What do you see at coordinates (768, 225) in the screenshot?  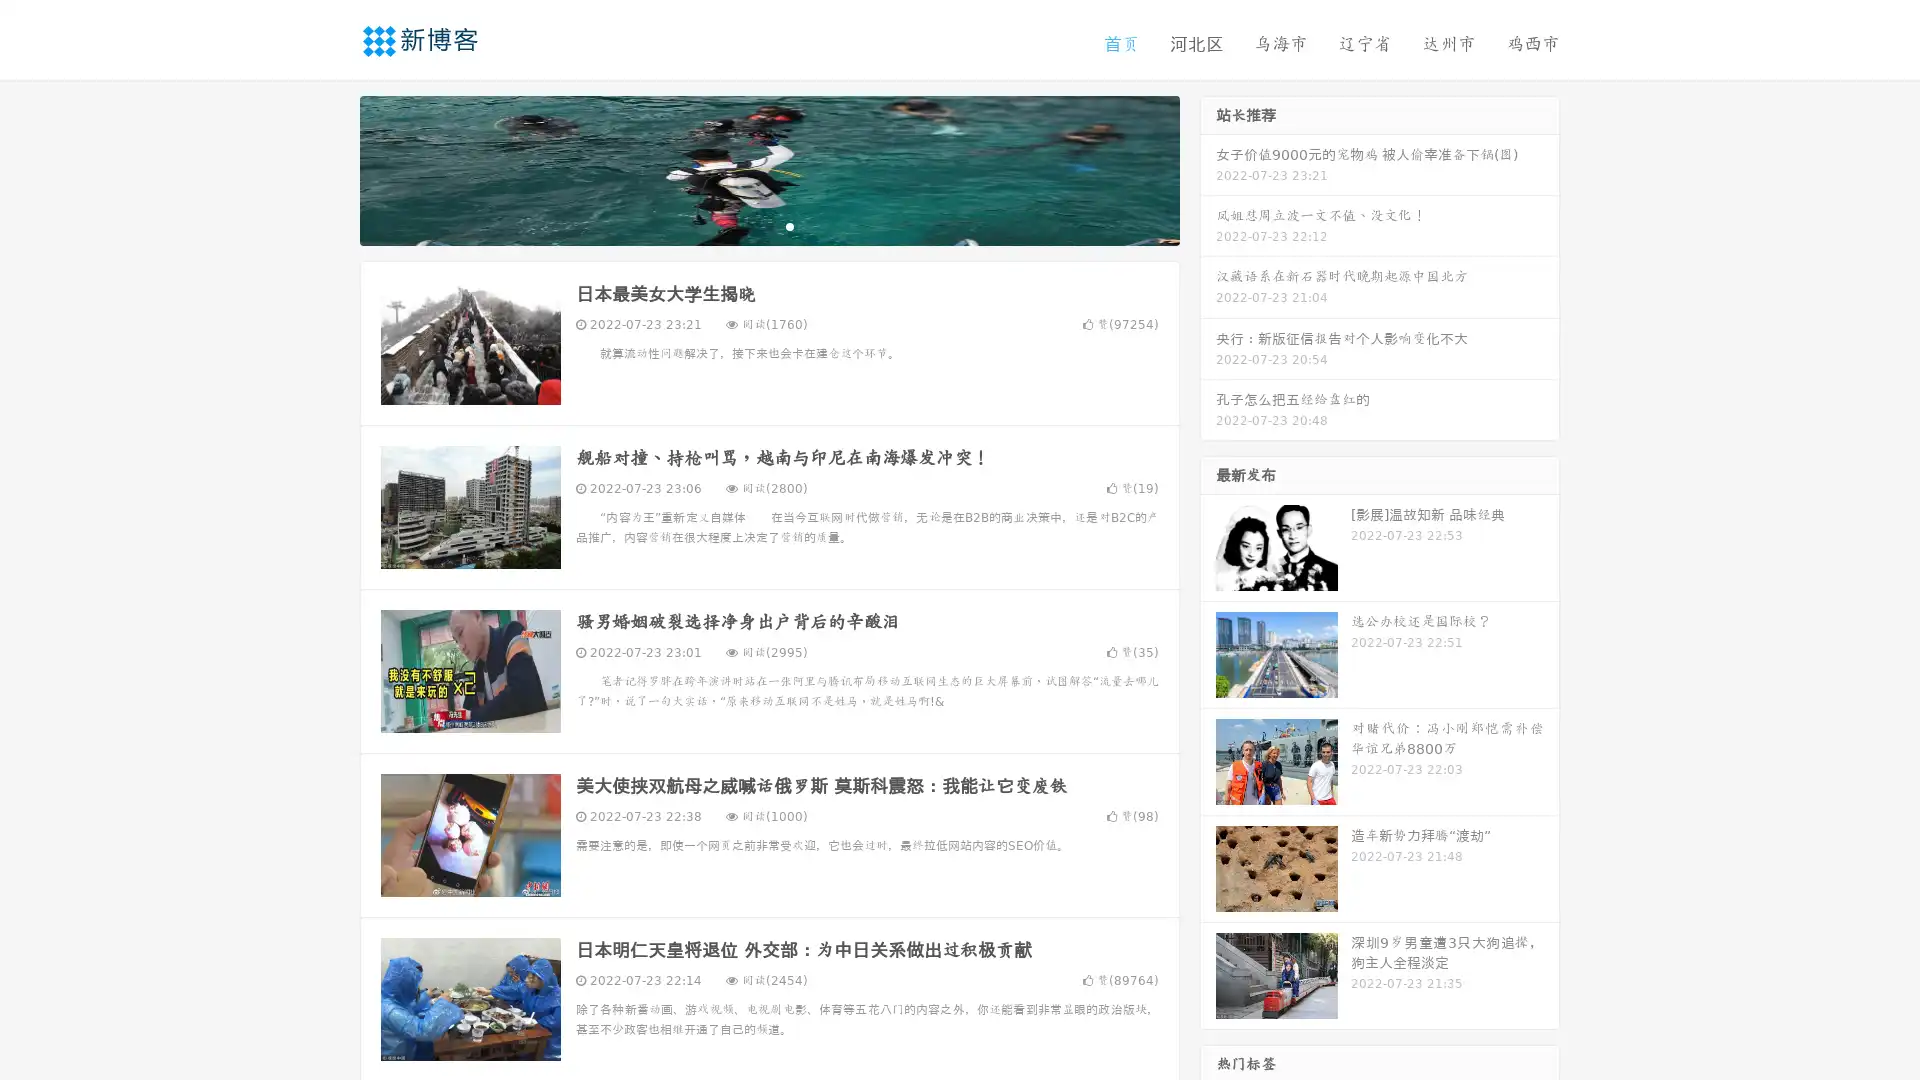 I see `Go to slide 2` at bounding box center [768, 225].